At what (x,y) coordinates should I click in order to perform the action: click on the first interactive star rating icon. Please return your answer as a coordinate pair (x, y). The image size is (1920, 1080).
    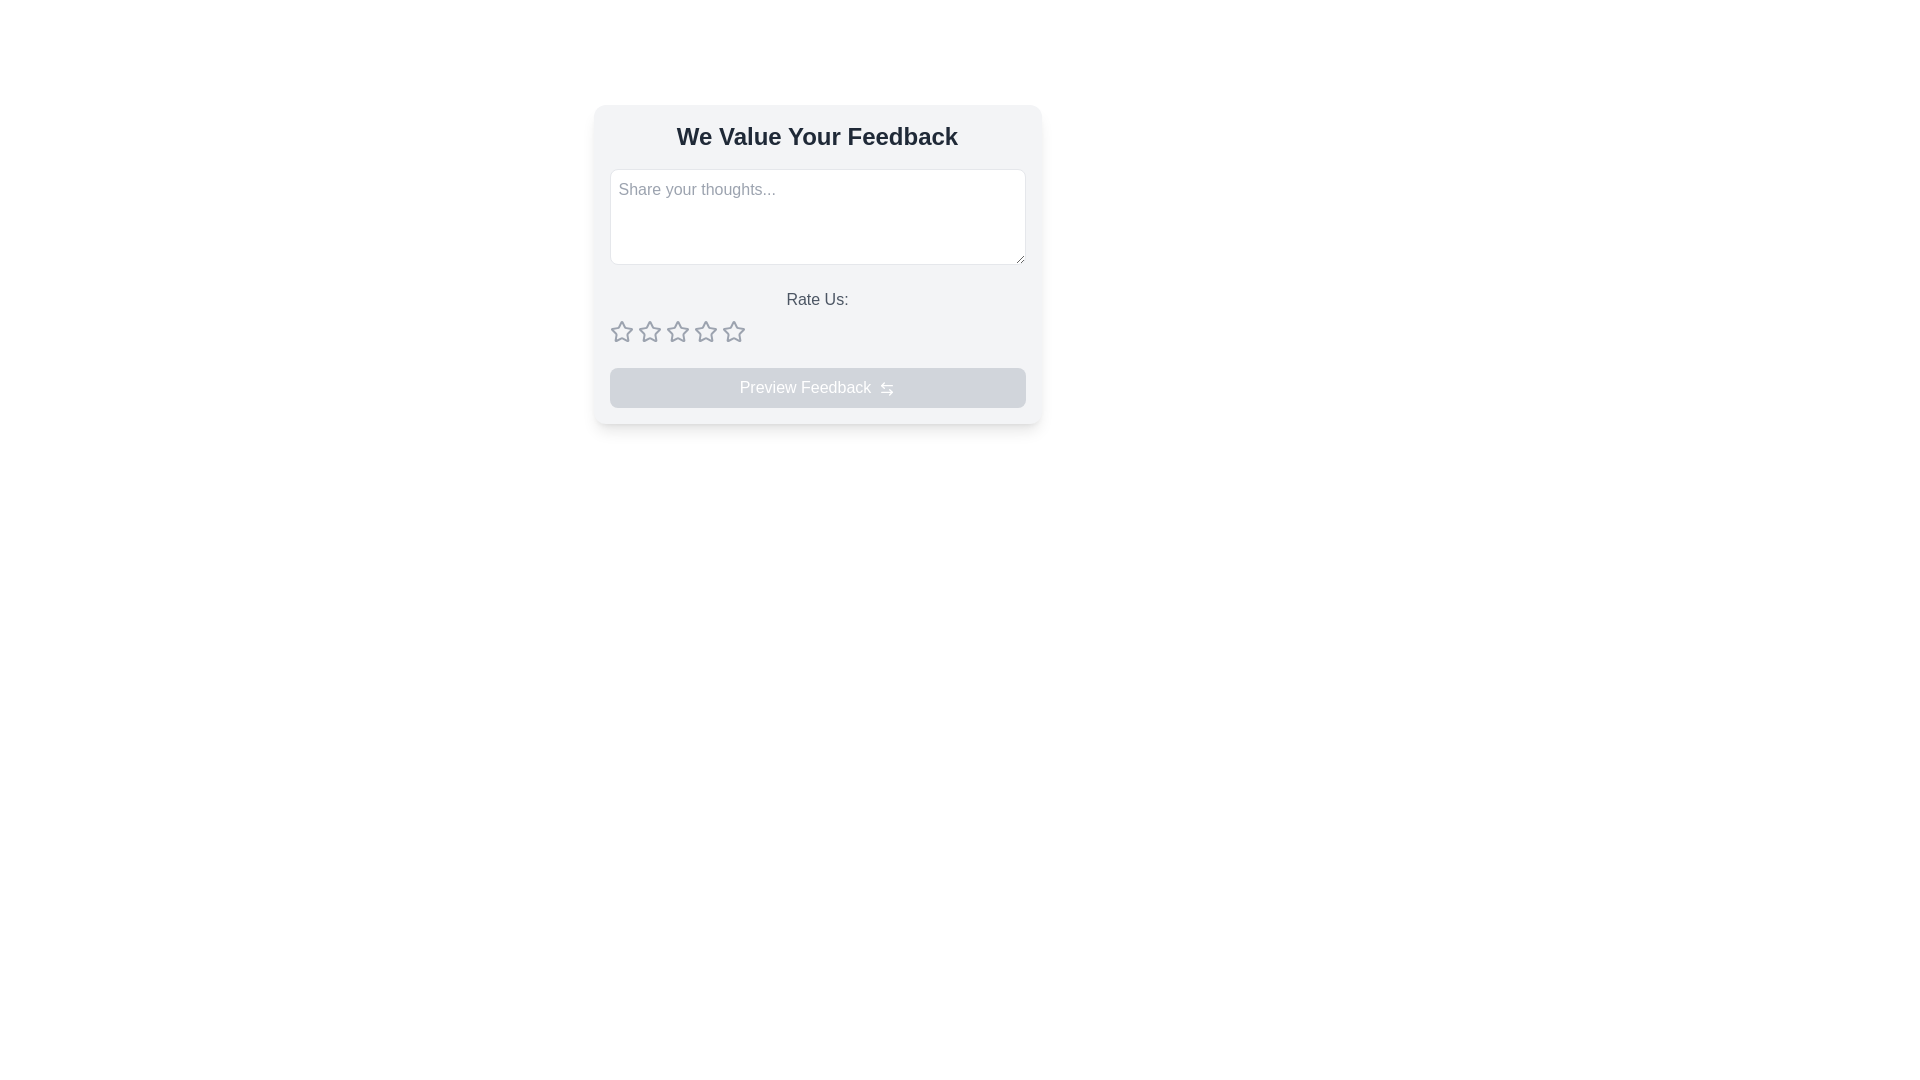
    Looking at the image, I should click on (620, 330).